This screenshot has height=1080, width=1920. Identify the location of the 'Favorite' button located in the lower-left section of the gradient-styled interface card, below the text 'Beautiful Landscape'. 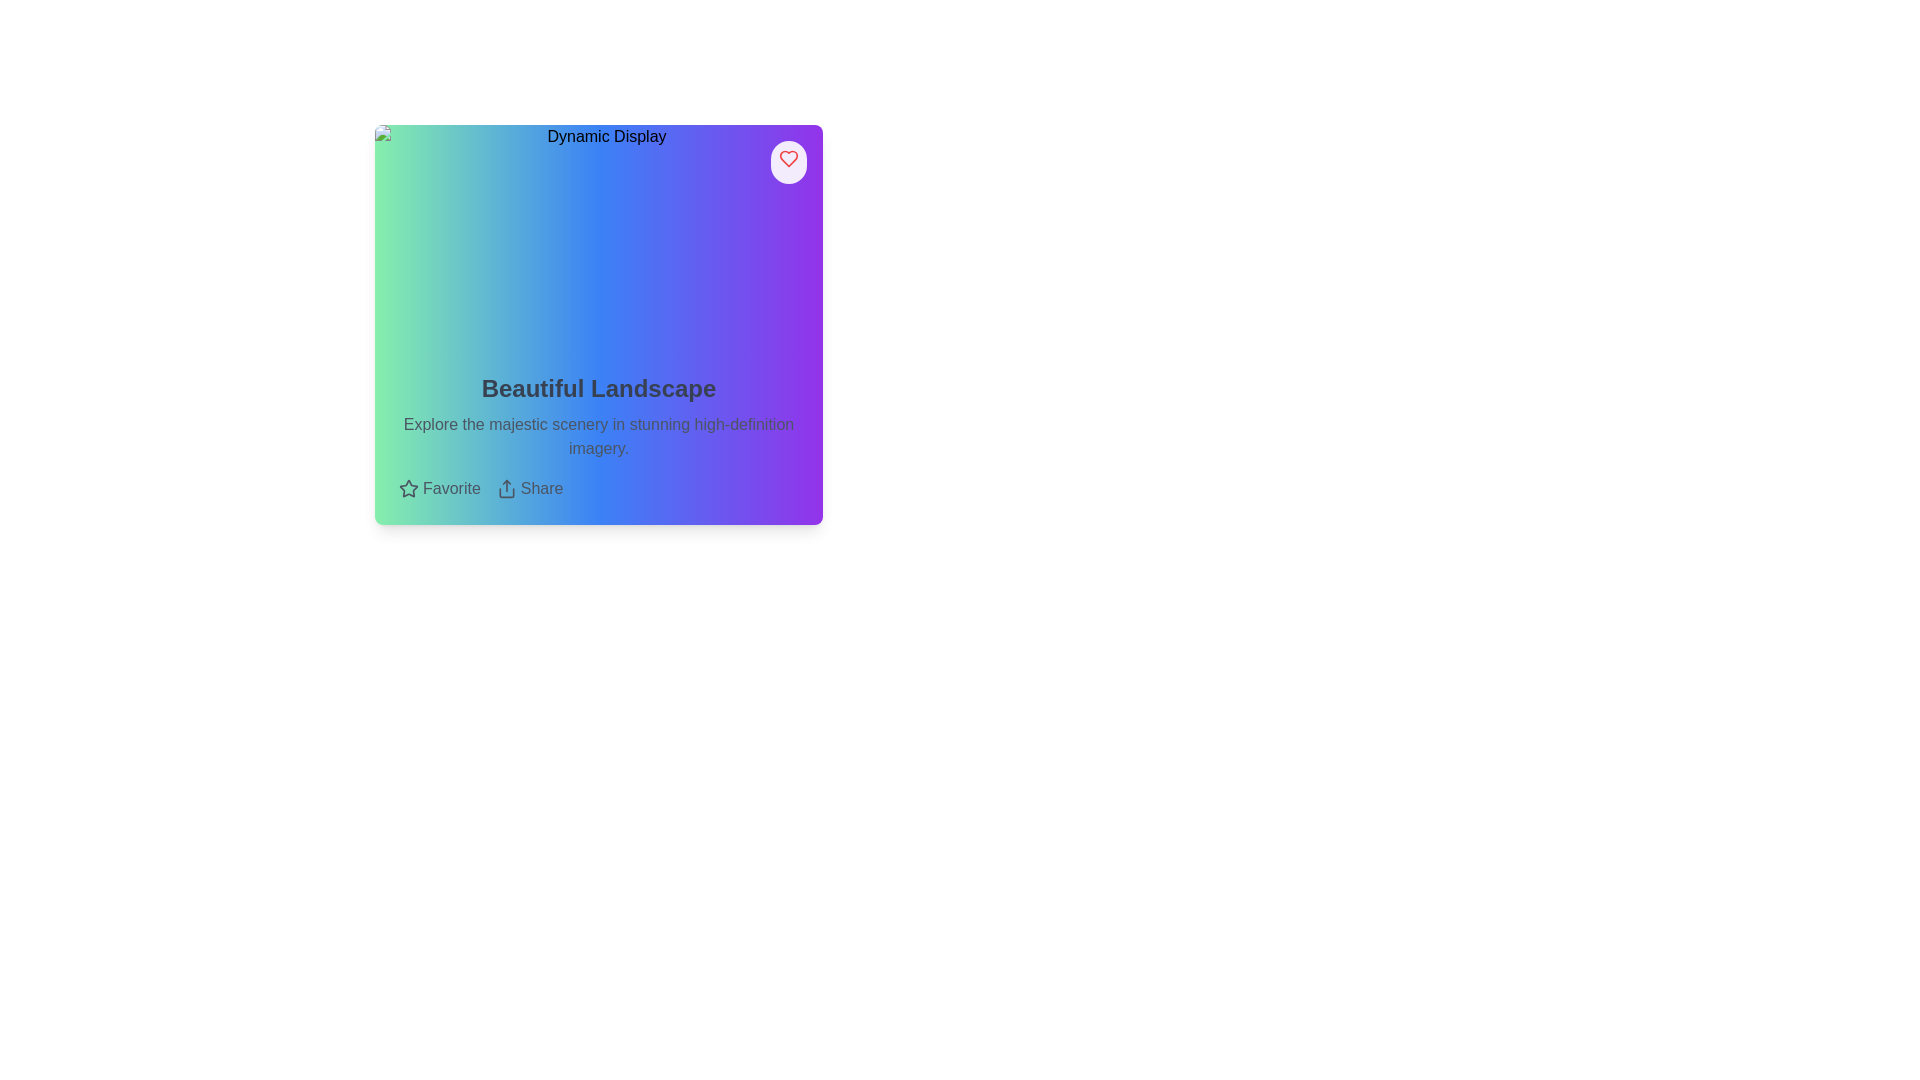
(407, 488).